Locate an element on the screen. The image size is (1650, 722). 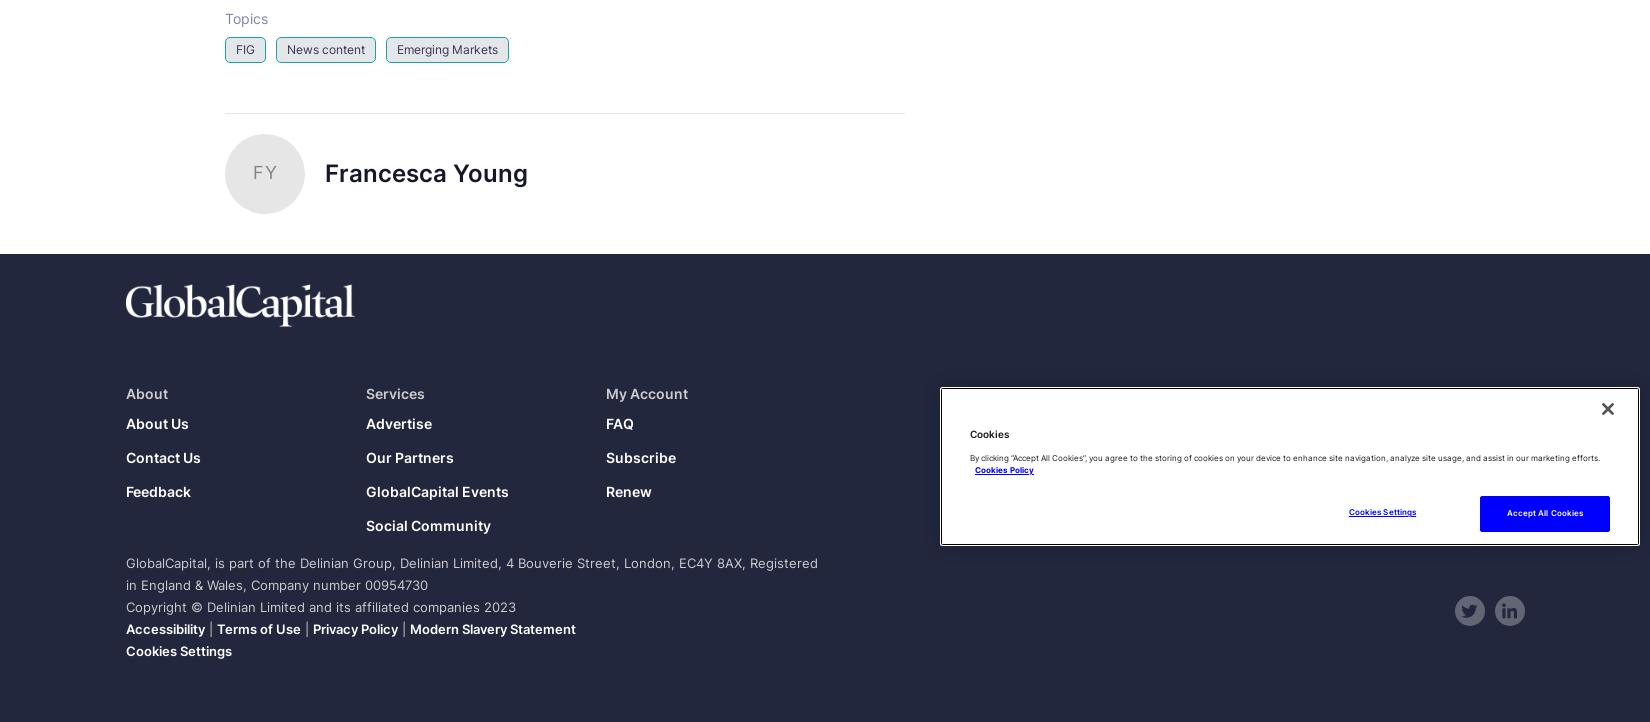
'Services' is located at coordinates (394, 393).